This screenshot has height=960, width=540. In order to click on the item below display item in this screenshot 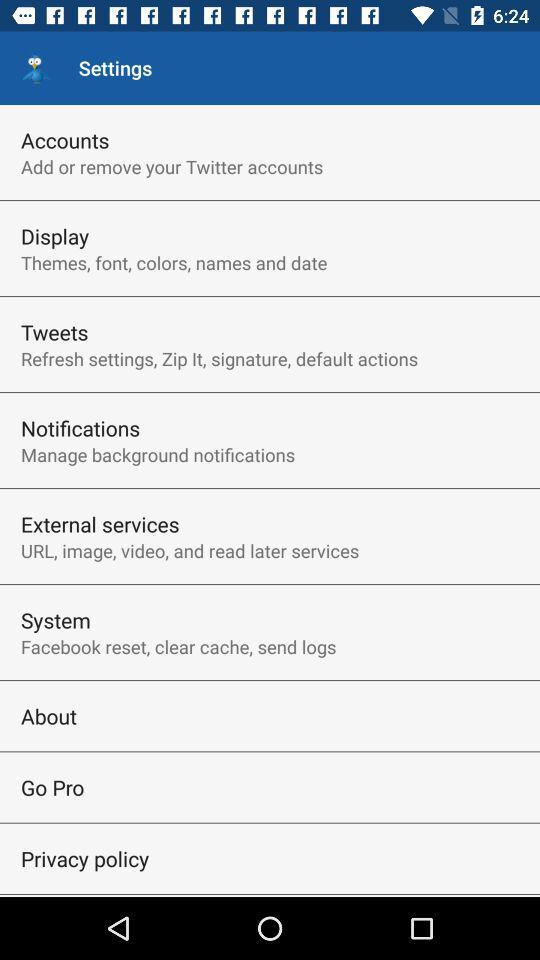, I will do `click(174, 261)`.